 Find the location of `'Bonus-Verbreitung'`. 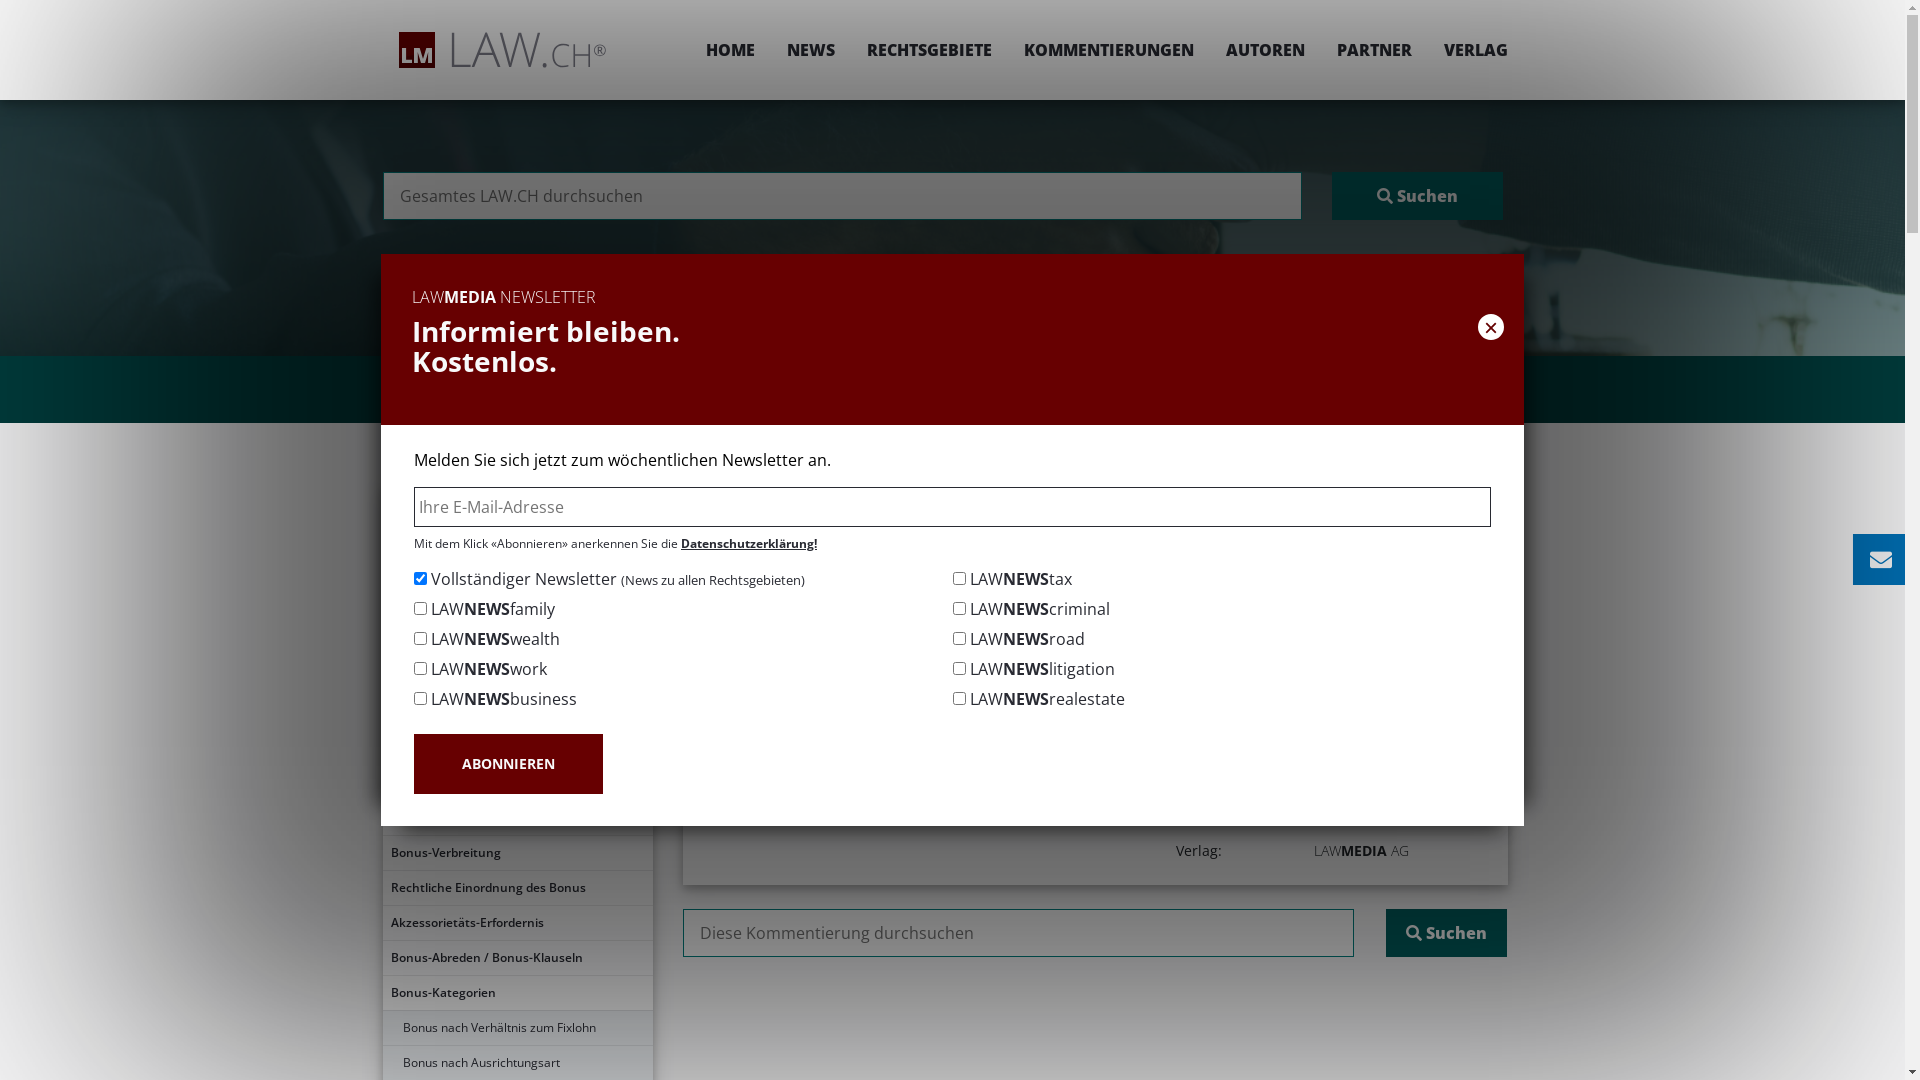

'Bonus-Verbreitung' is located at coordinates (382, 852).